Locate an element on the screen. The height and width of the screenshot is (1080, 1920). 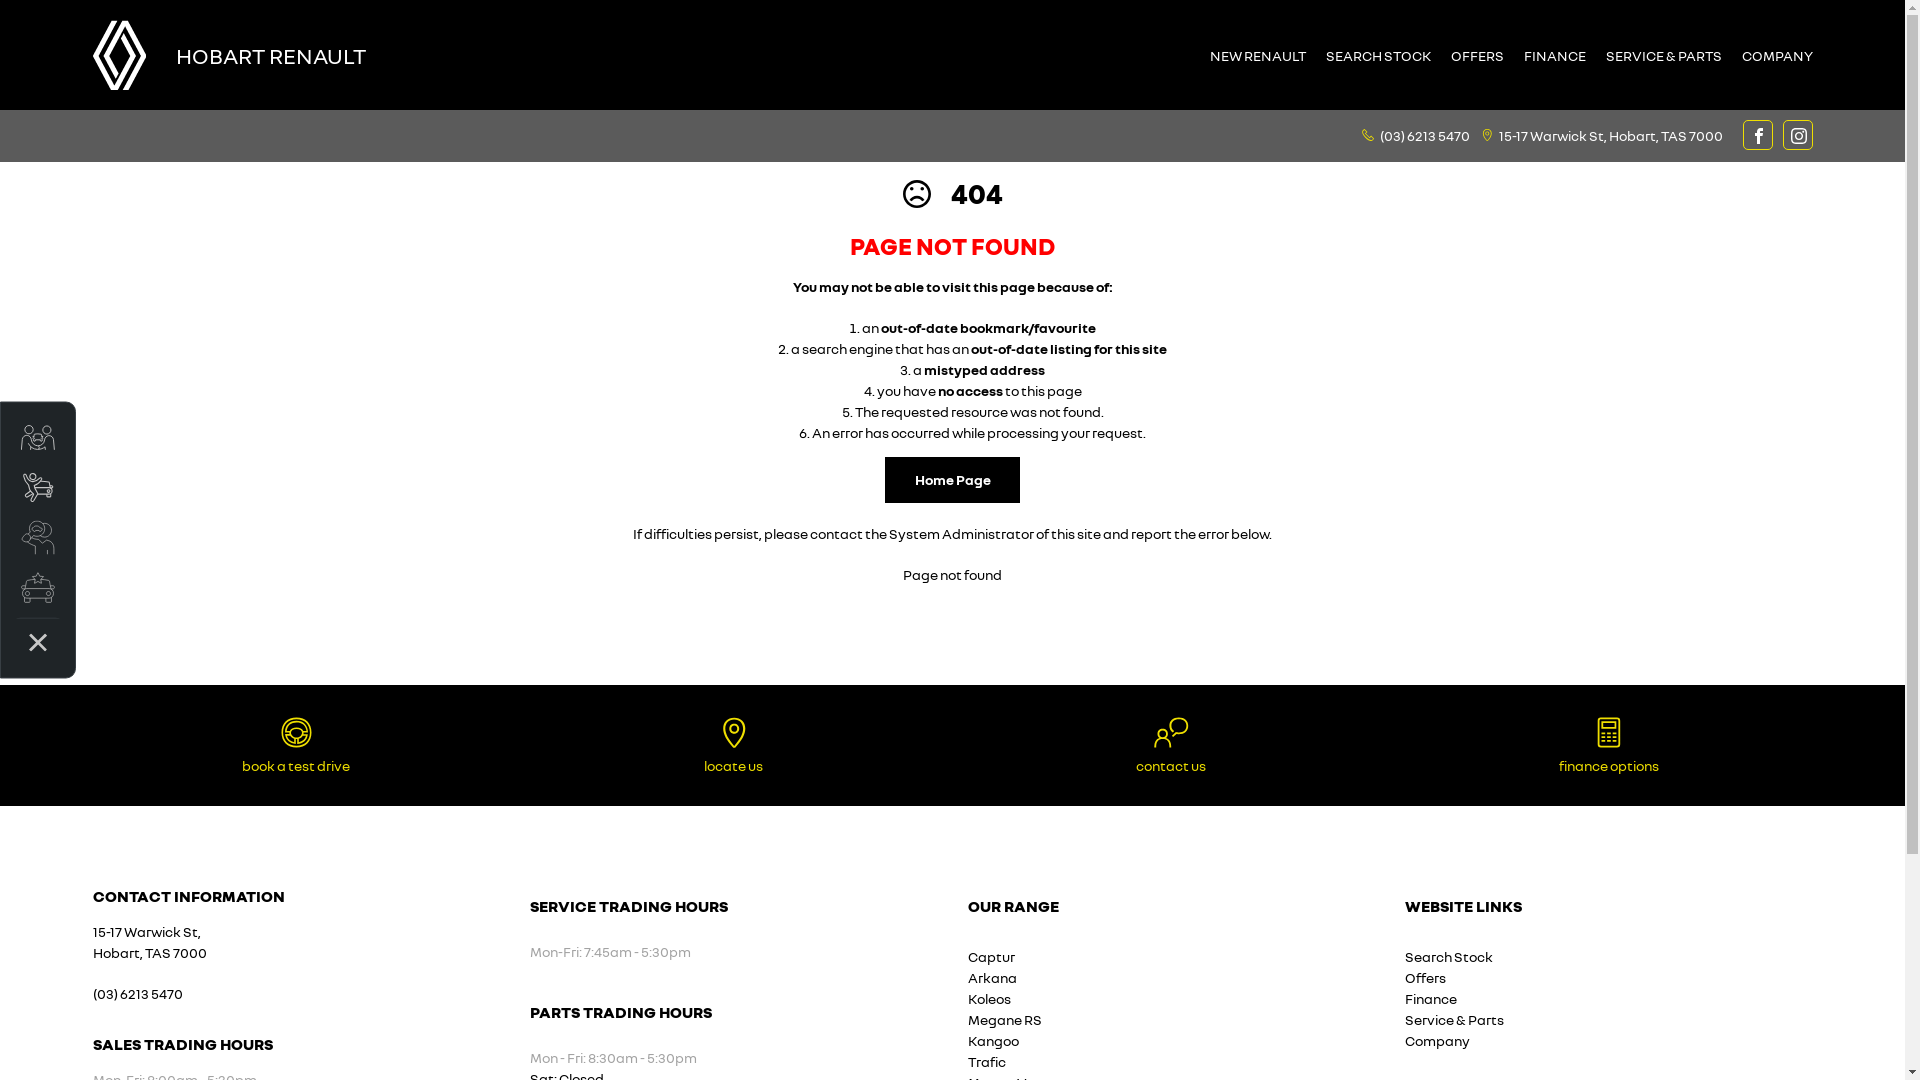
'SERVICE & PARTS' is located at coordinates (1664, 54).